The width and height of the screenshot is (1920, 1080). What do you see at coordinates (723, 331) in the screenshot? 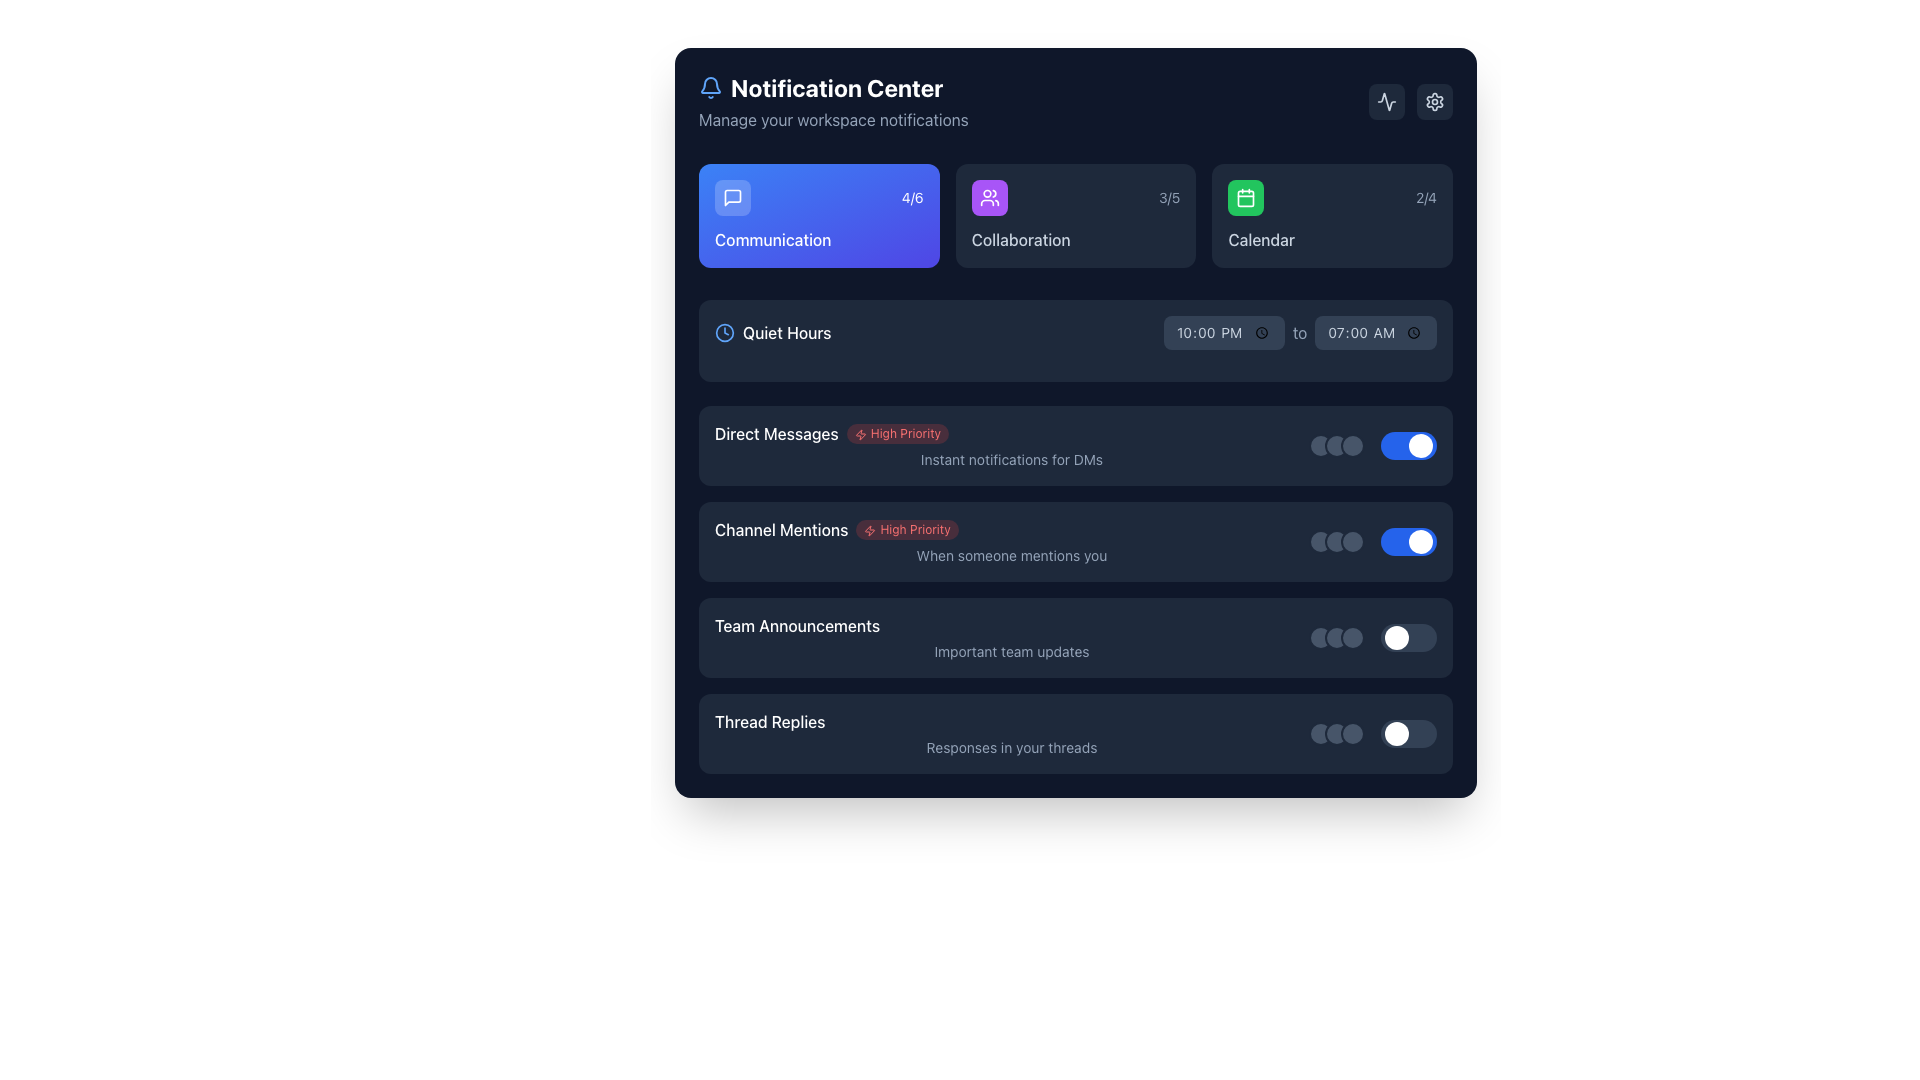
I see `the circular vector element of the clock icon located near the top-left section of the interface, adjacent to the 'Quiet Hours' label` at bounding box center [723, 331].